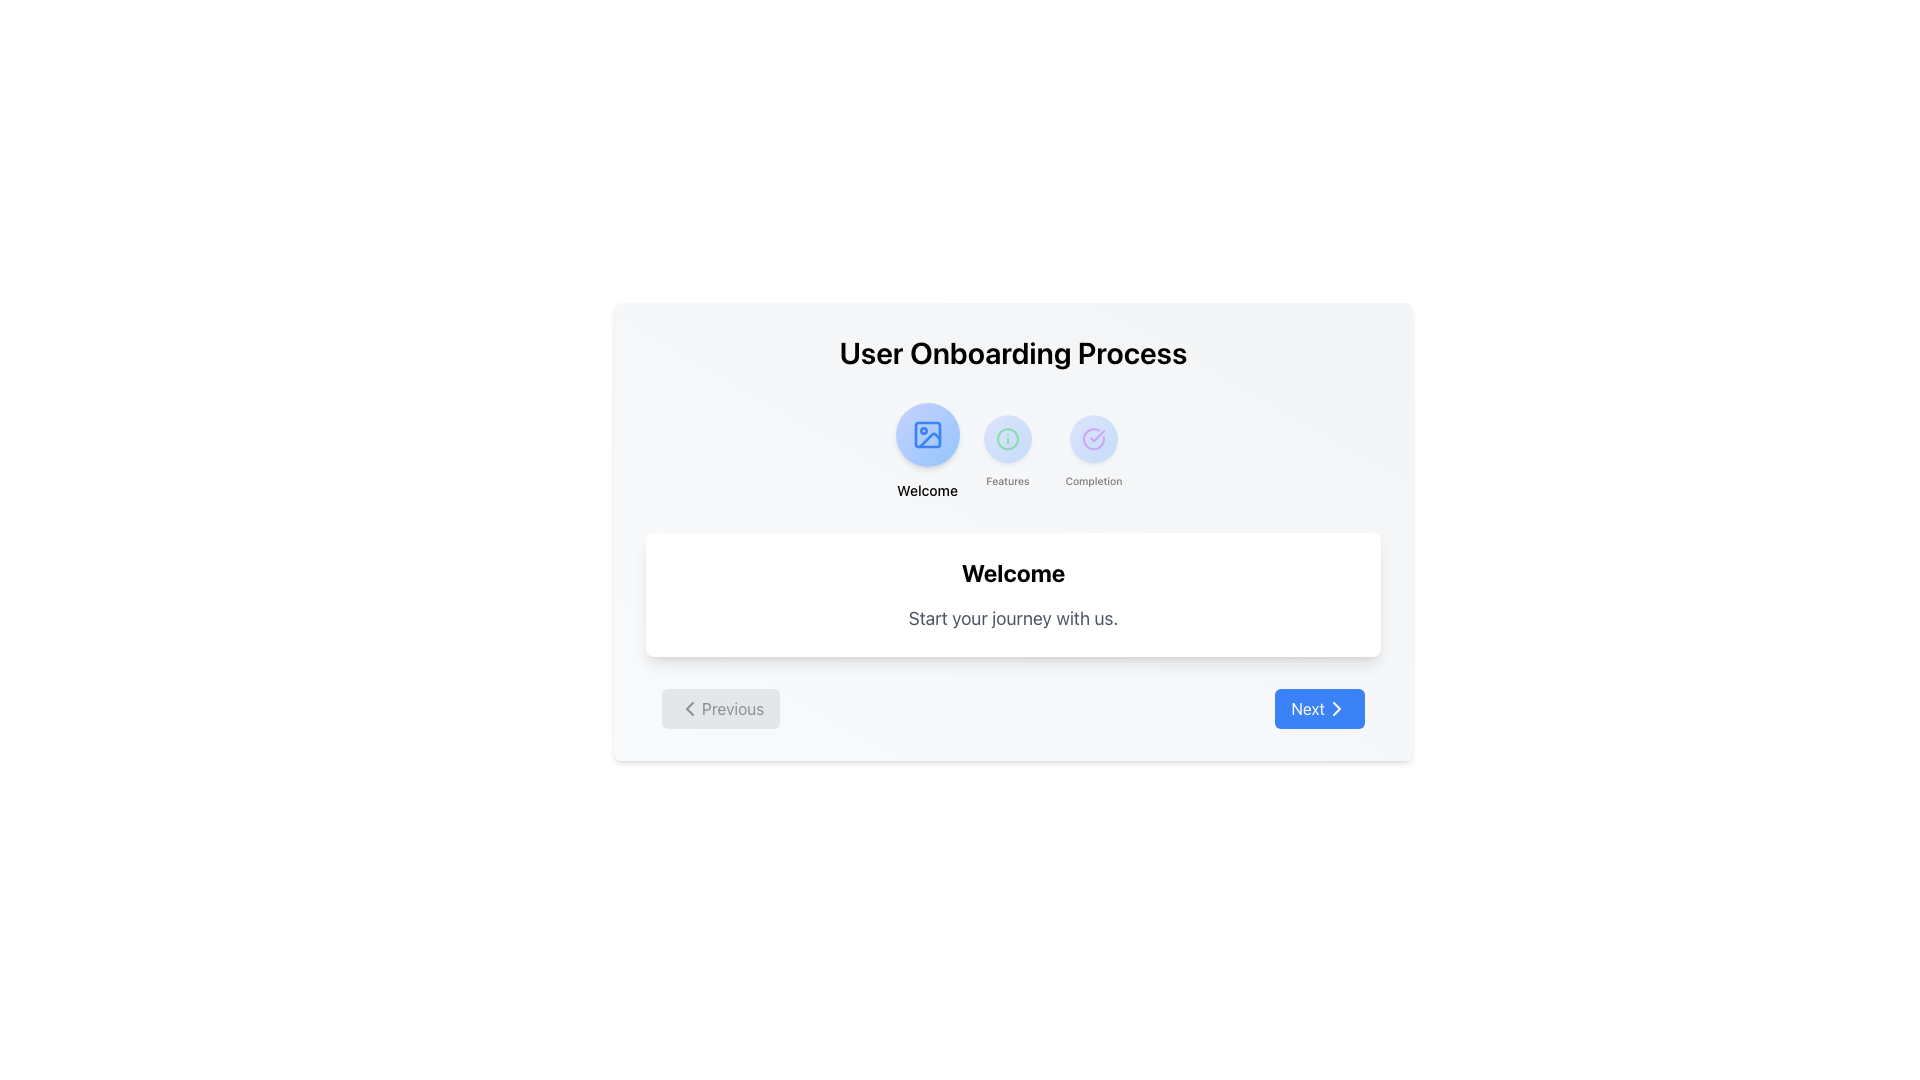 This screenshot has width=1920, height=1080. I want to click on the circular icon with a gradient background and a green outline containing an info symbol, located centrally in the 'Features' section of the onboarding interface, so click(1007, 438).